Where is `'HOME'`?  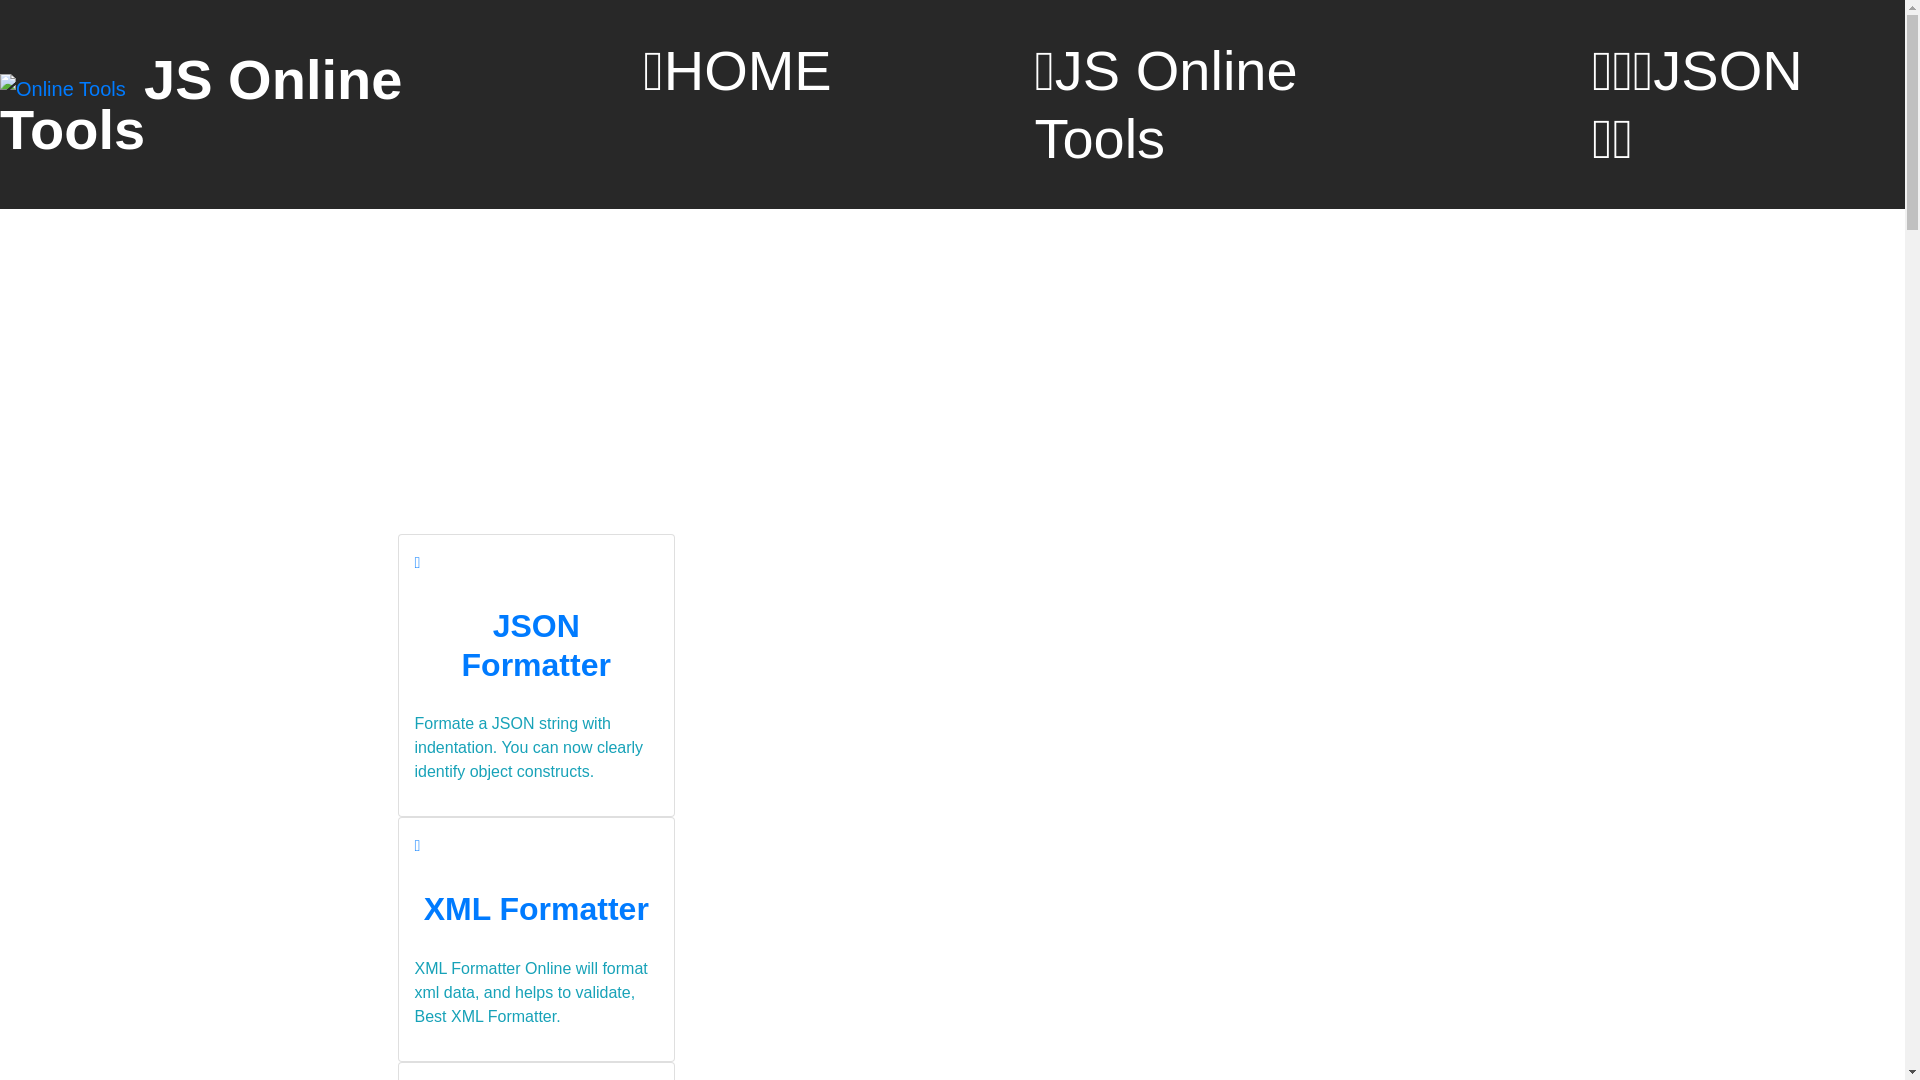 'HOME' is located at coordinates (736, 69).